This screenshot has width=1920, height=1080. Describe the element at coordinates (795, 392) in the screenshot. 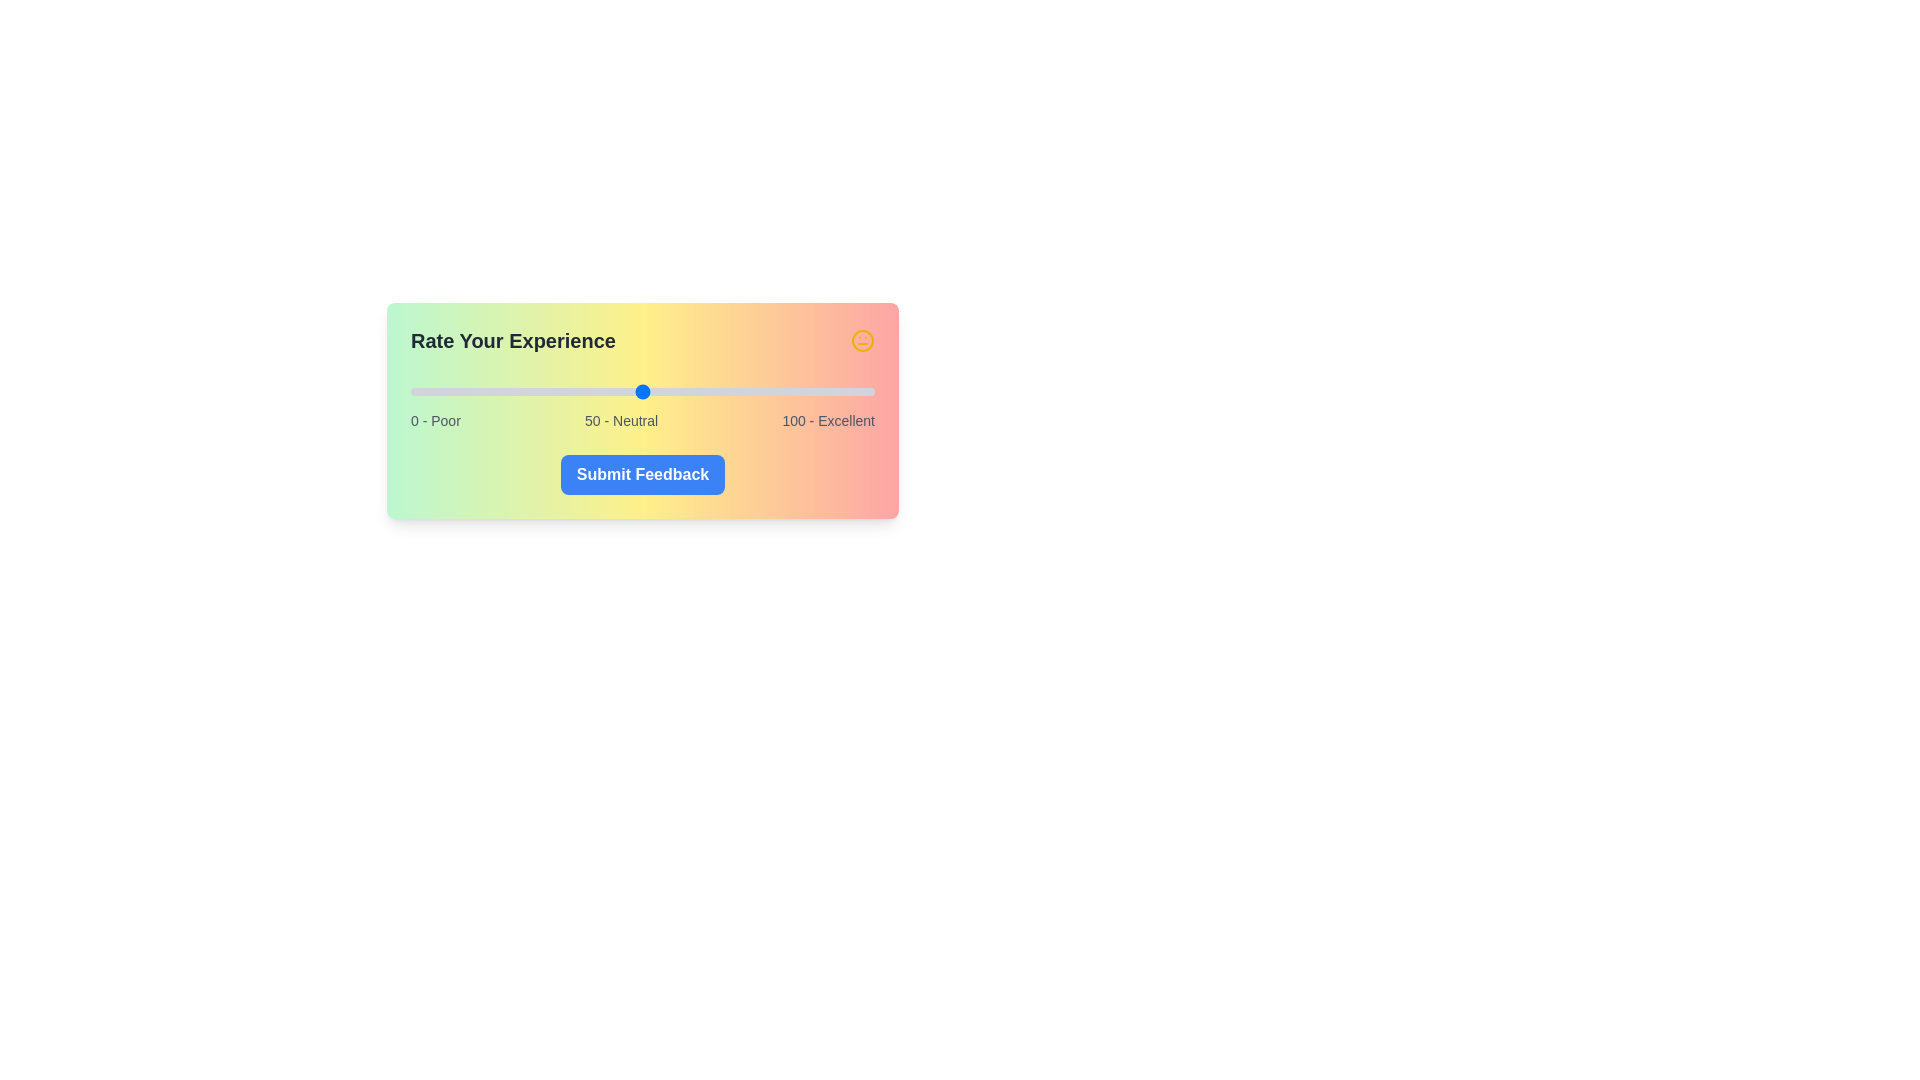

I see `the satisfaction slider to 83 value` at that location.